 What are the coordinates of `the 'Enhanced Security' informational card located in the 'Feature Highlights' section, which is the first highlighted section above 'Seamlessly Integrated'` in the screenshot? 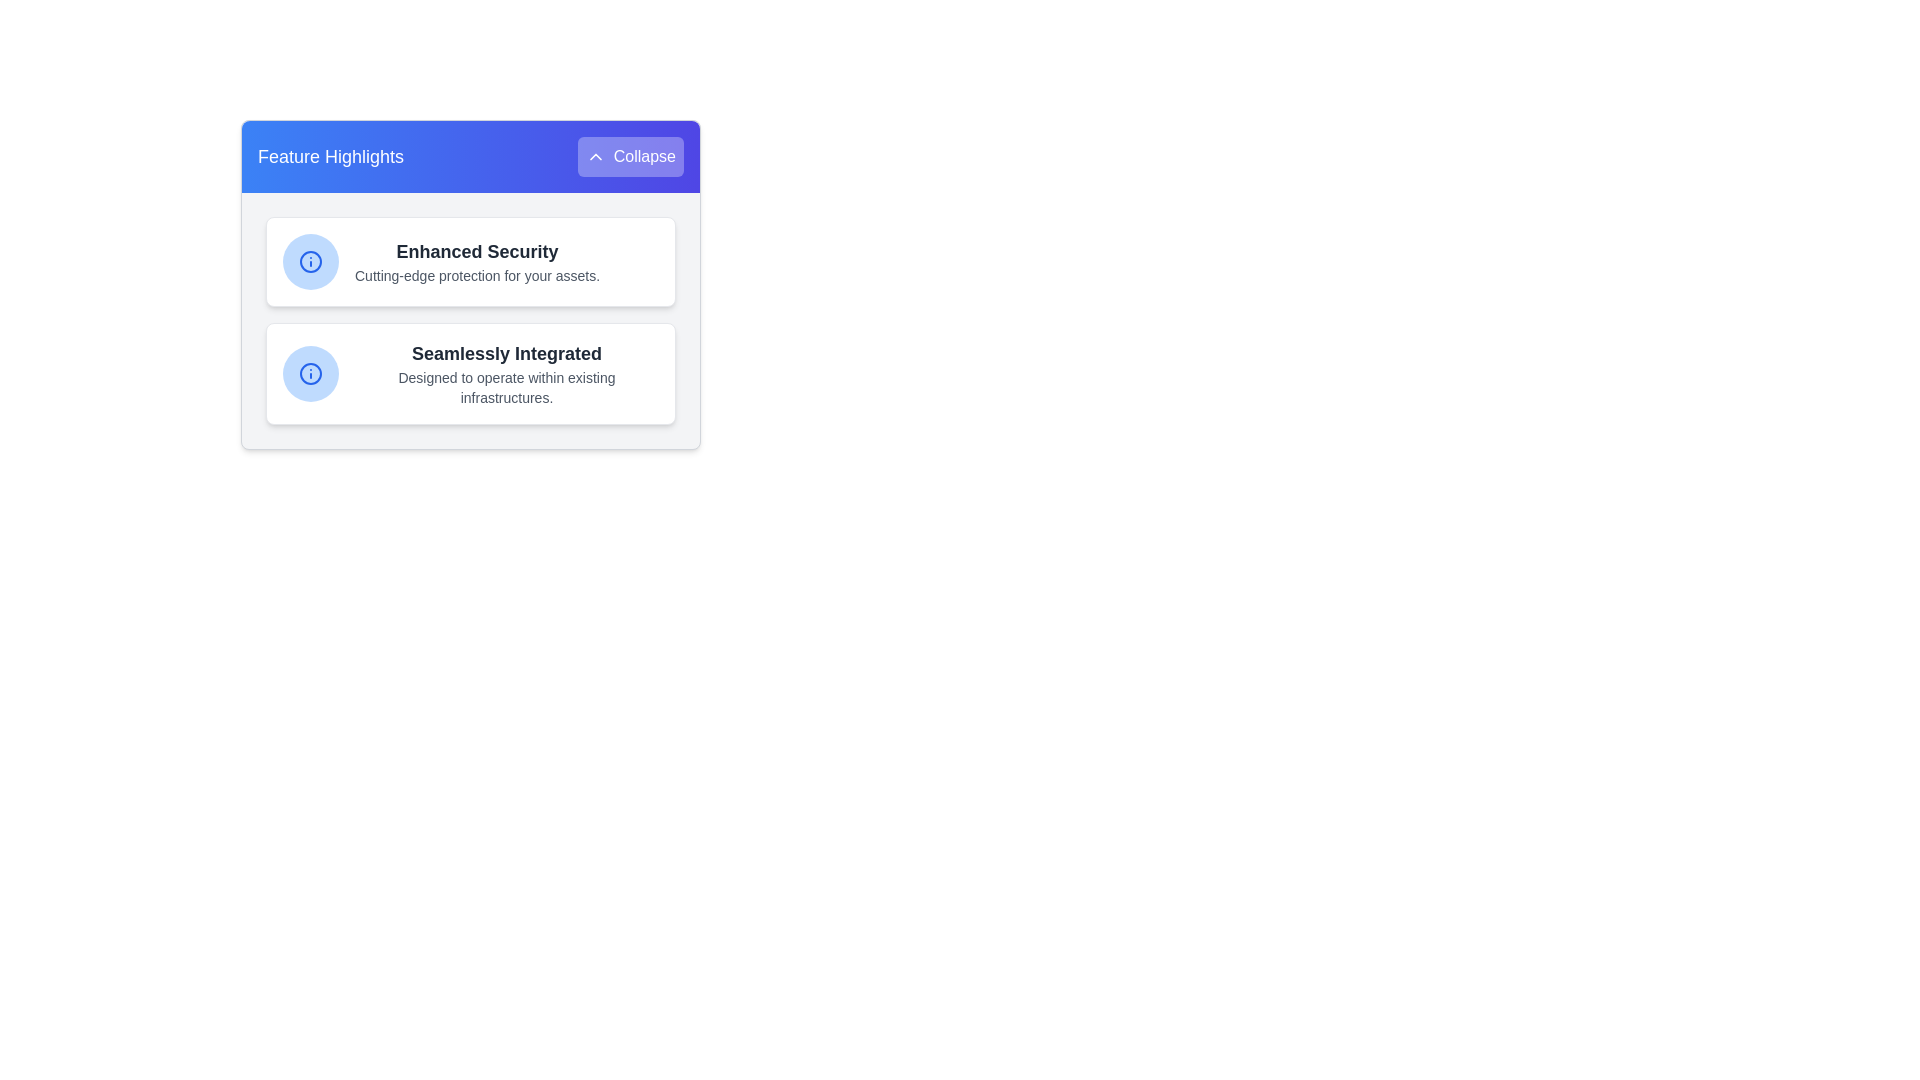 It's located at (469, 261).